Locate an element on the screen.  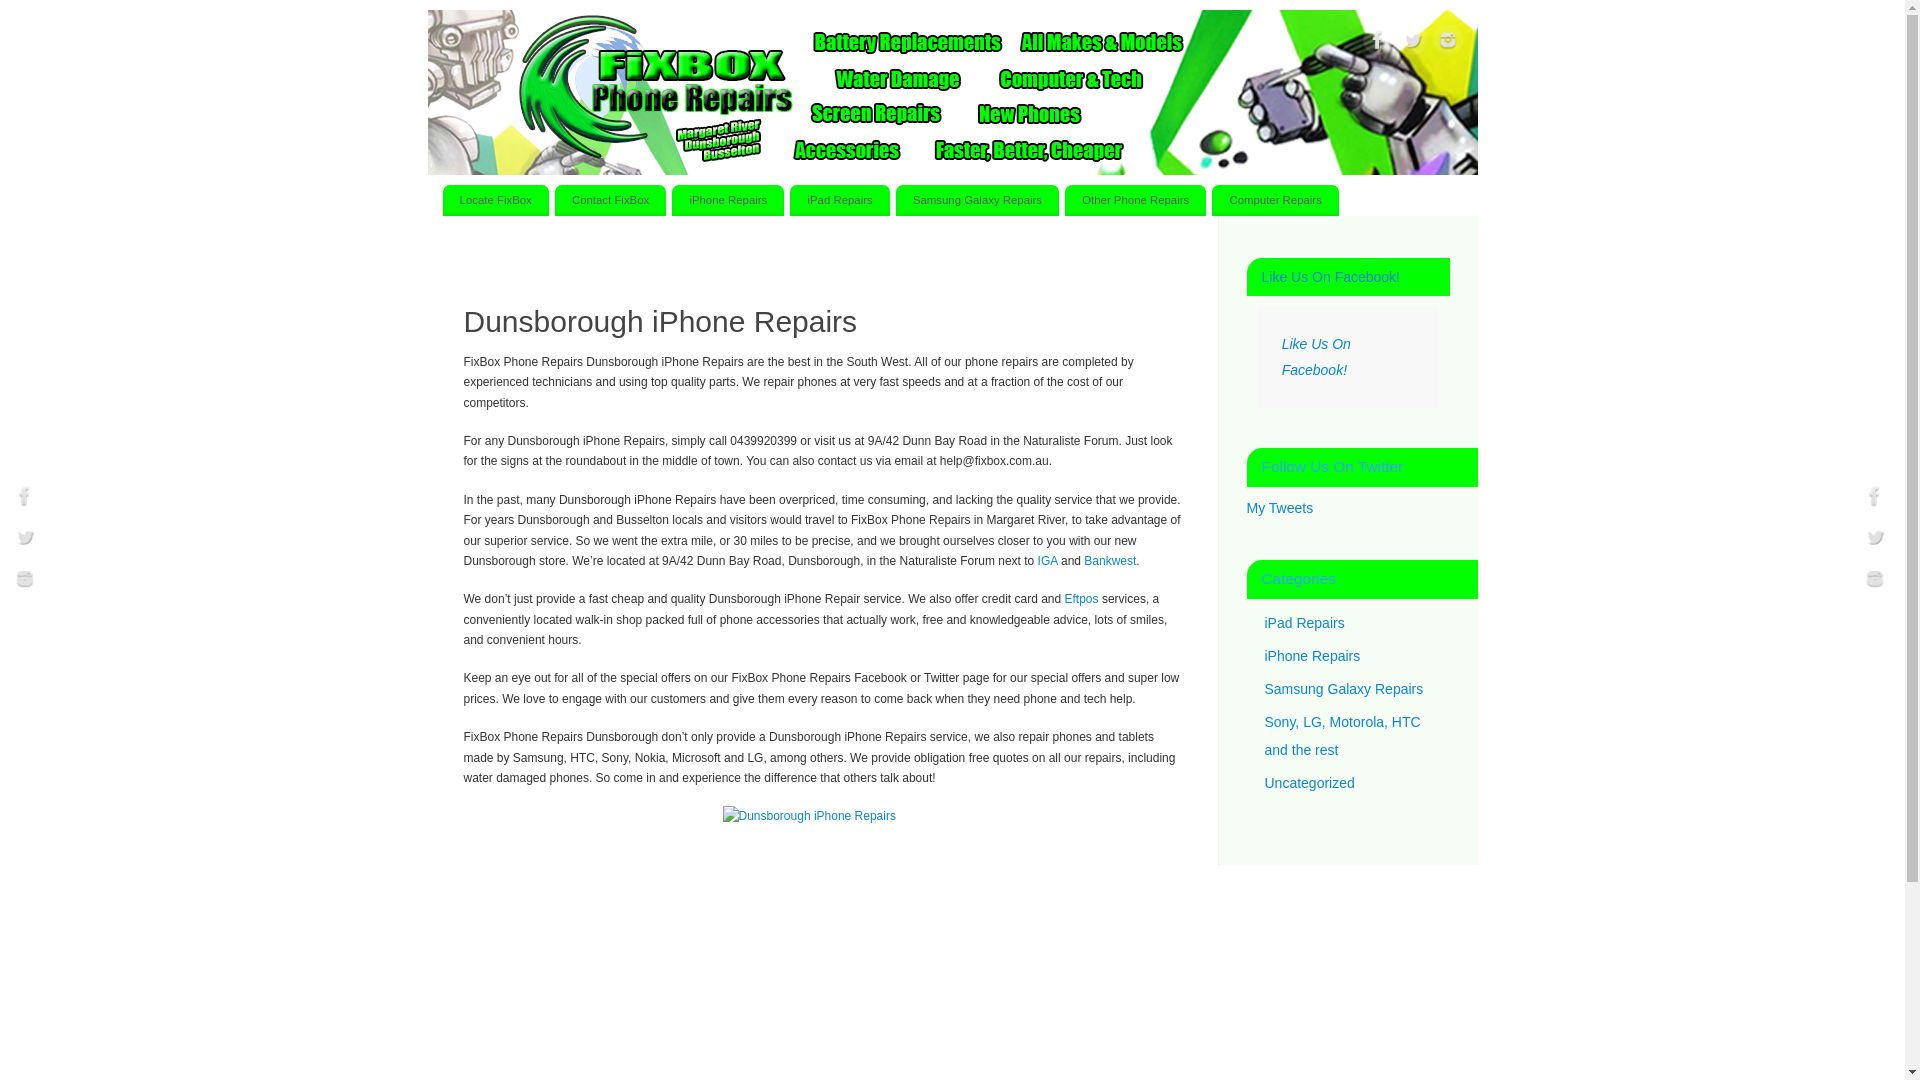
'Sony, LG, Motorola, HTC and the rest' is located at coordinates (1342, 736).